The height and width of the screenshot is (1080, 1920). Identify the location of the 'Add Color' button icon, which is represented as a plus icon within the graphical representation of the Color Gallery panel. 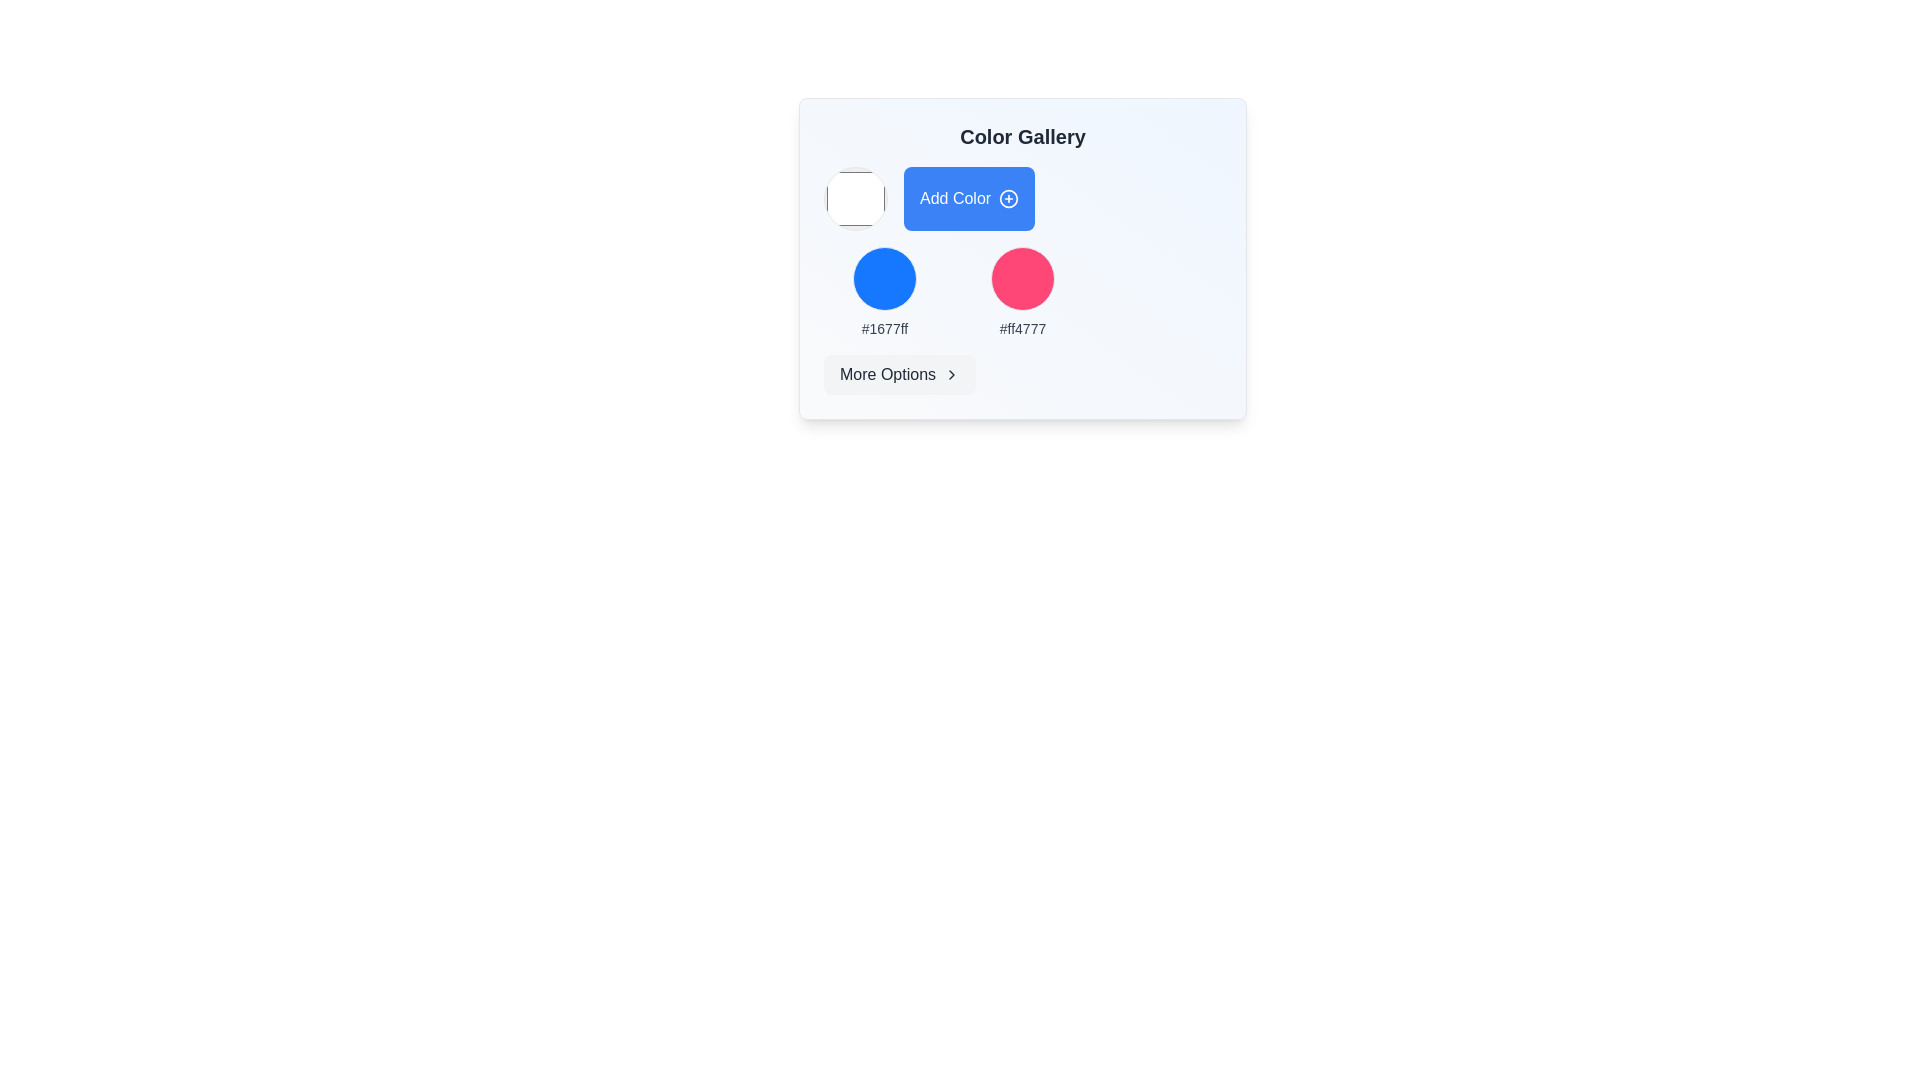
(1009, 199).